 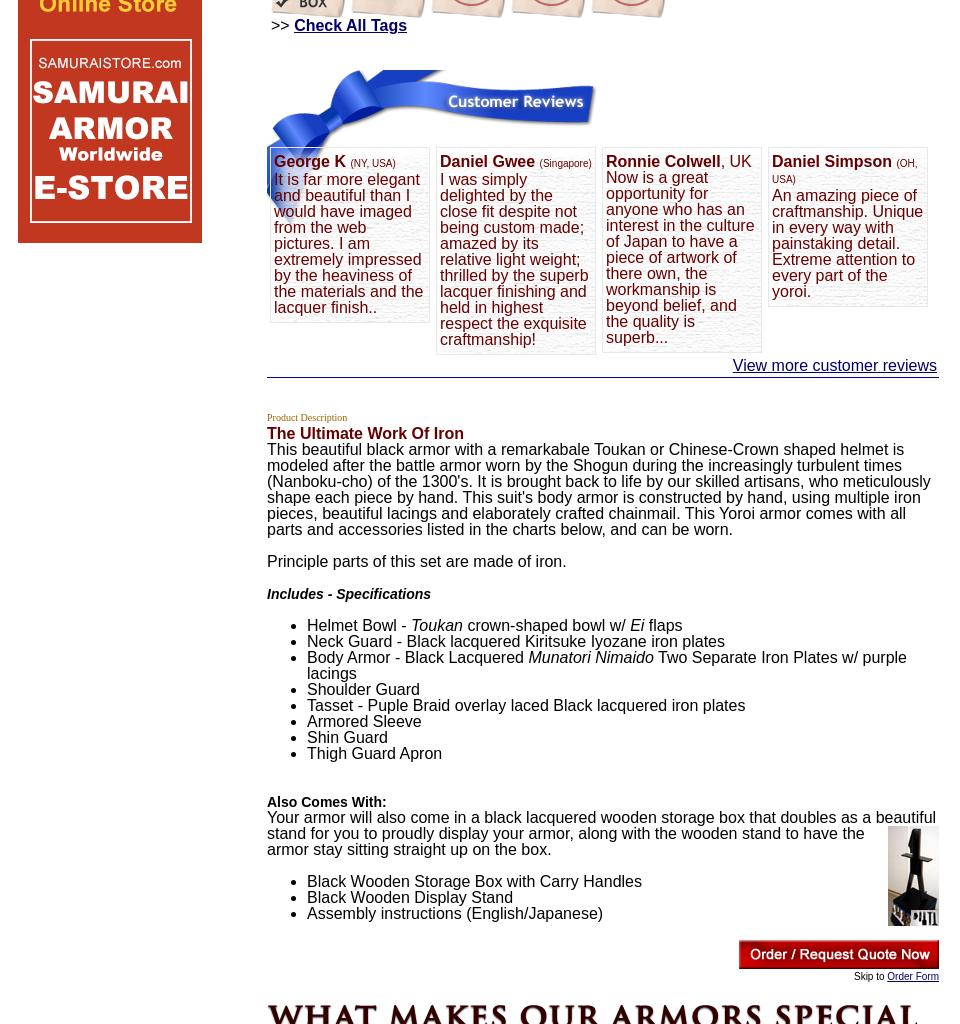 What do you see at coordinates (436, 625) in the screenshot?
I see `'Toukan'` at bounding box center [436, 625].